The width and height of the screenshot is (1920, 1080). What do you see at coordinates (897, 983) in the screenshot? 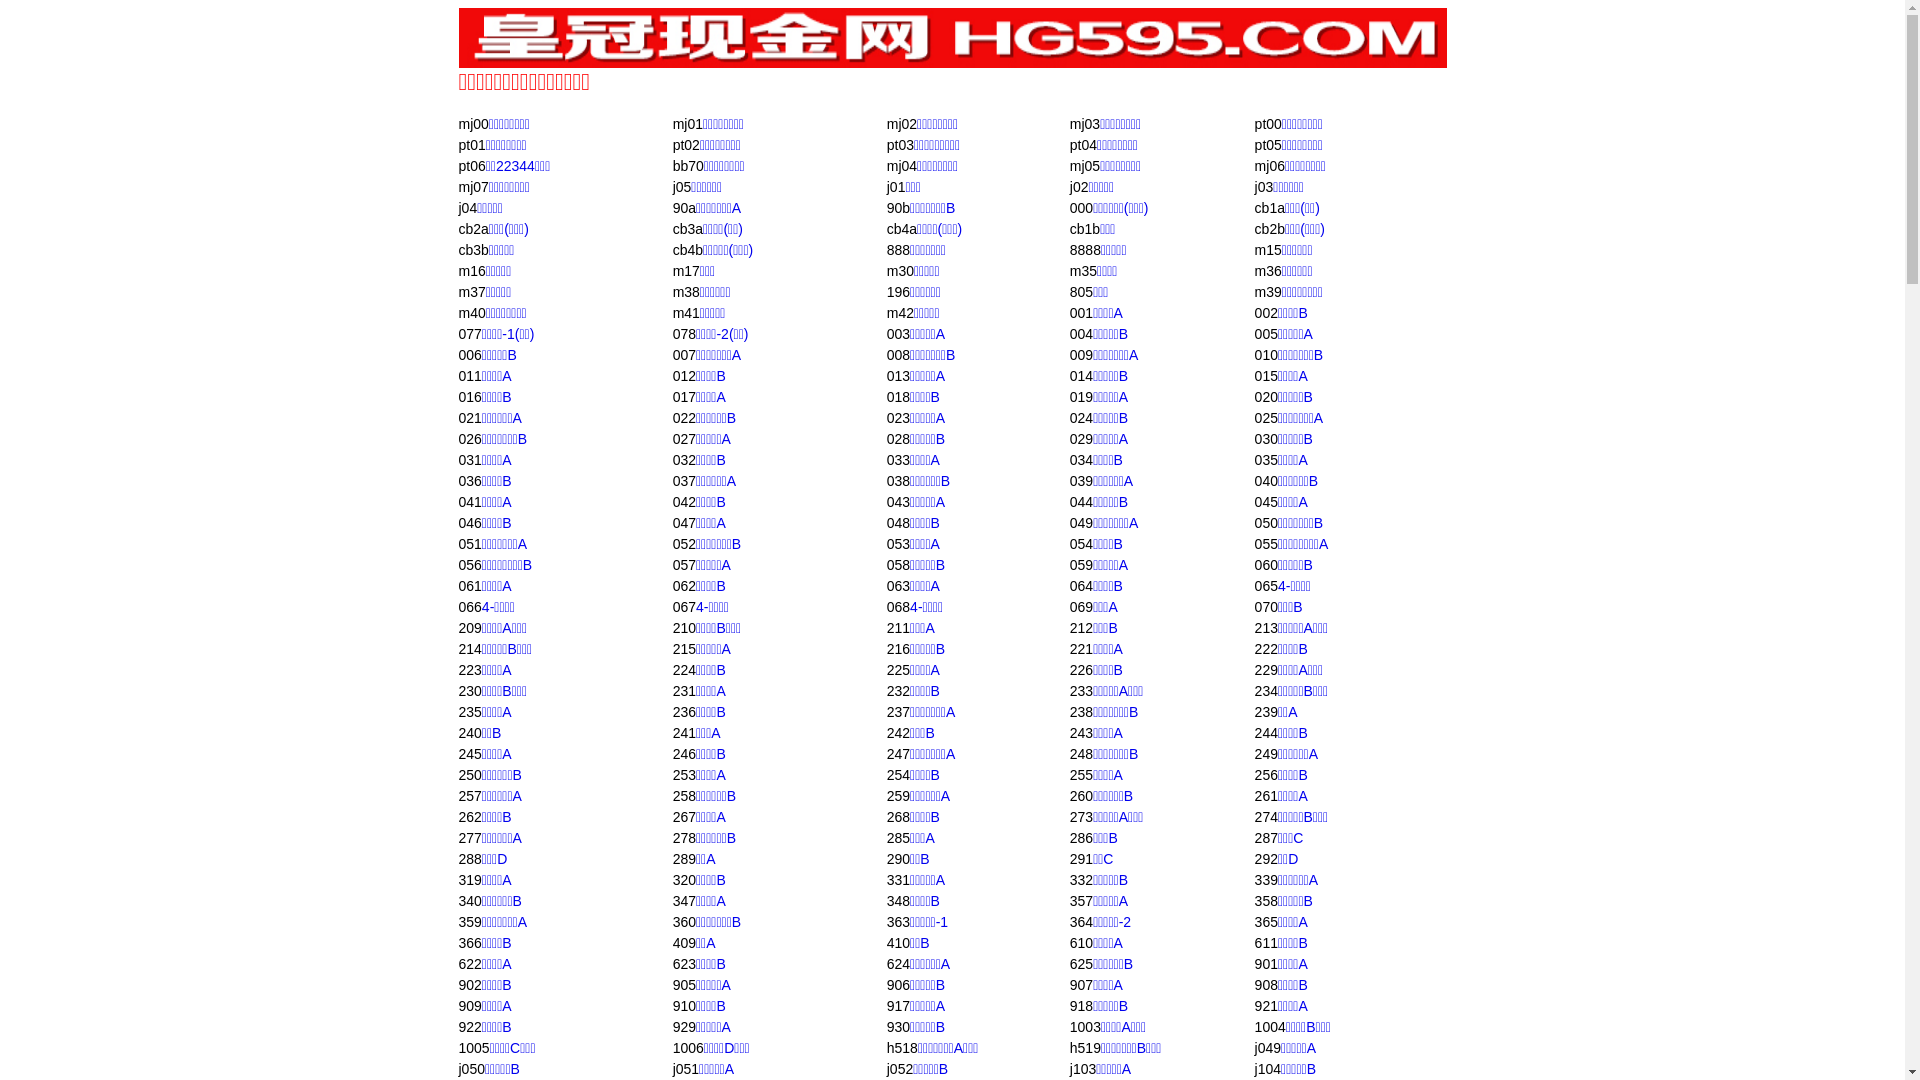
I see `'906'` at bounding box center [897, 983].